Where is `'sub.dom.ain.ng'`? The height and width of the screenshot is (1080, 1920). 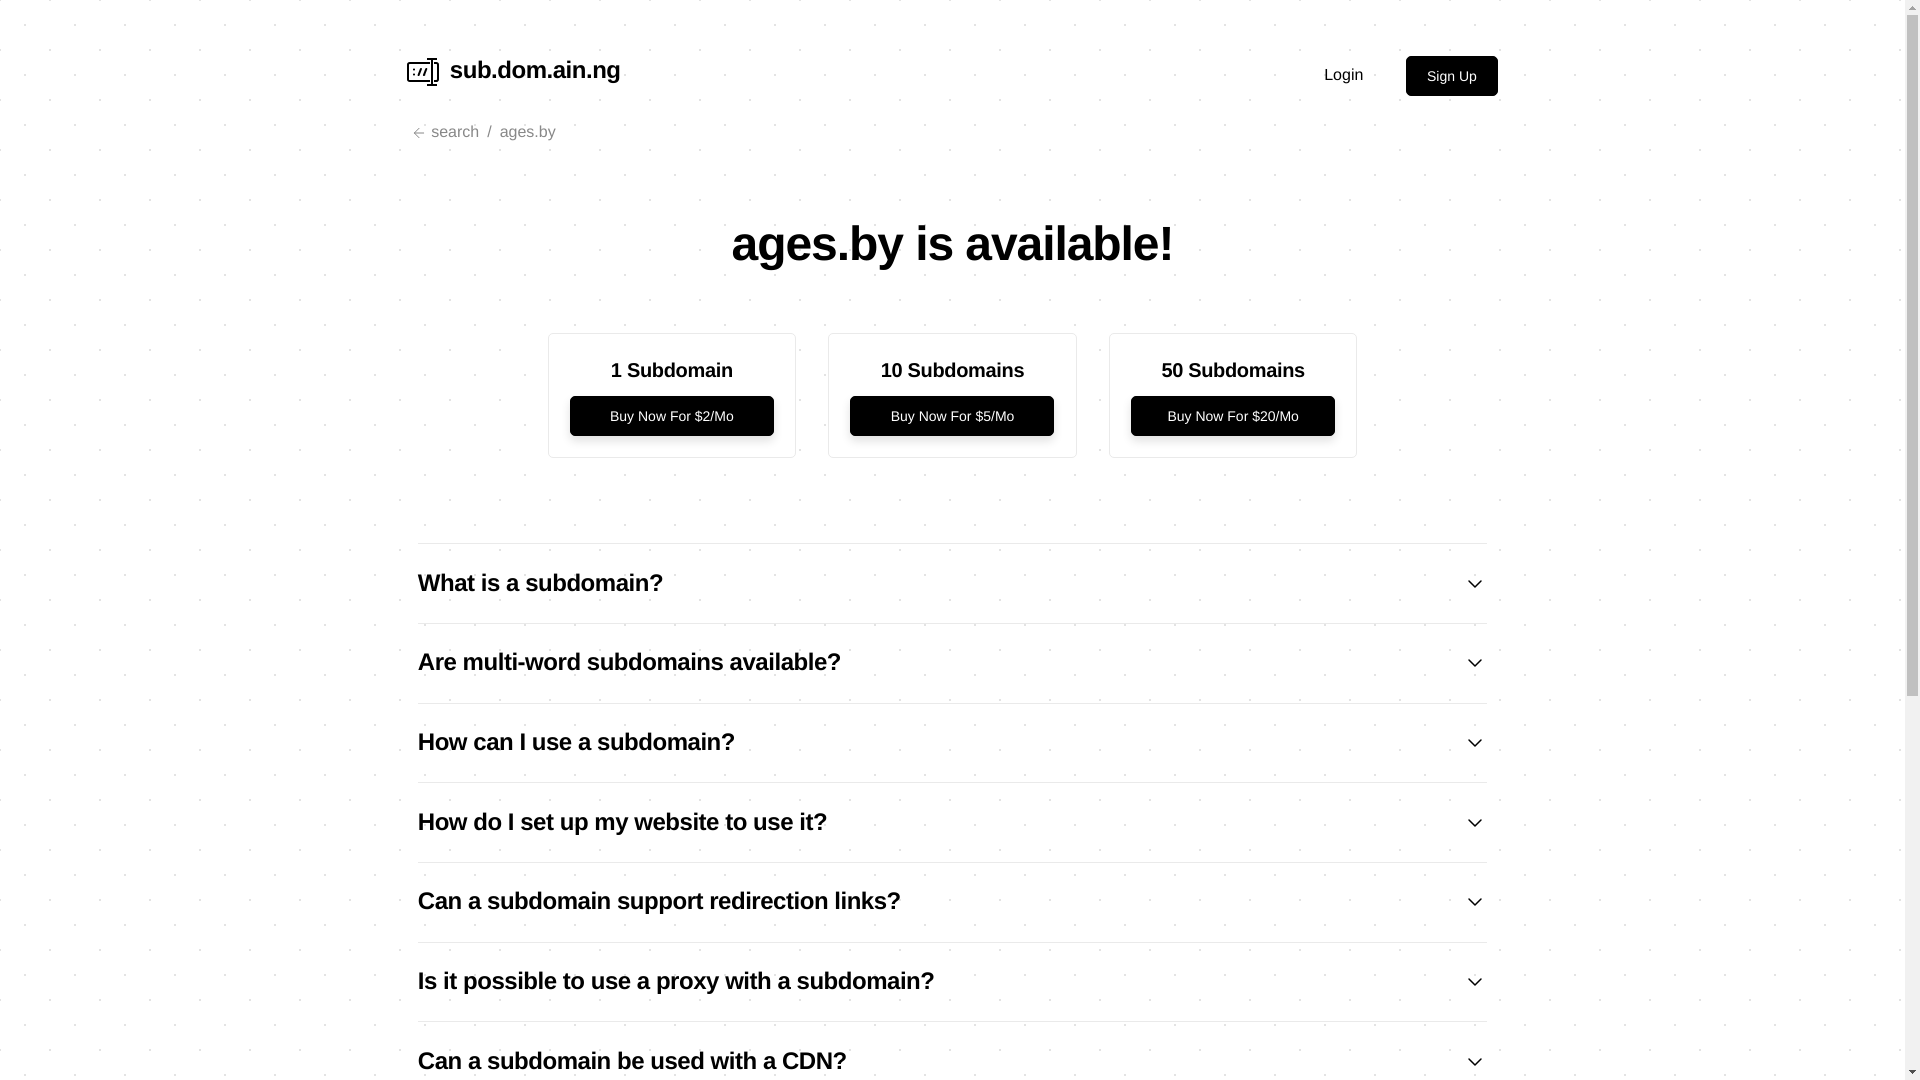 'sub.dom.ain.ng' is located at coordinates (513, 75).